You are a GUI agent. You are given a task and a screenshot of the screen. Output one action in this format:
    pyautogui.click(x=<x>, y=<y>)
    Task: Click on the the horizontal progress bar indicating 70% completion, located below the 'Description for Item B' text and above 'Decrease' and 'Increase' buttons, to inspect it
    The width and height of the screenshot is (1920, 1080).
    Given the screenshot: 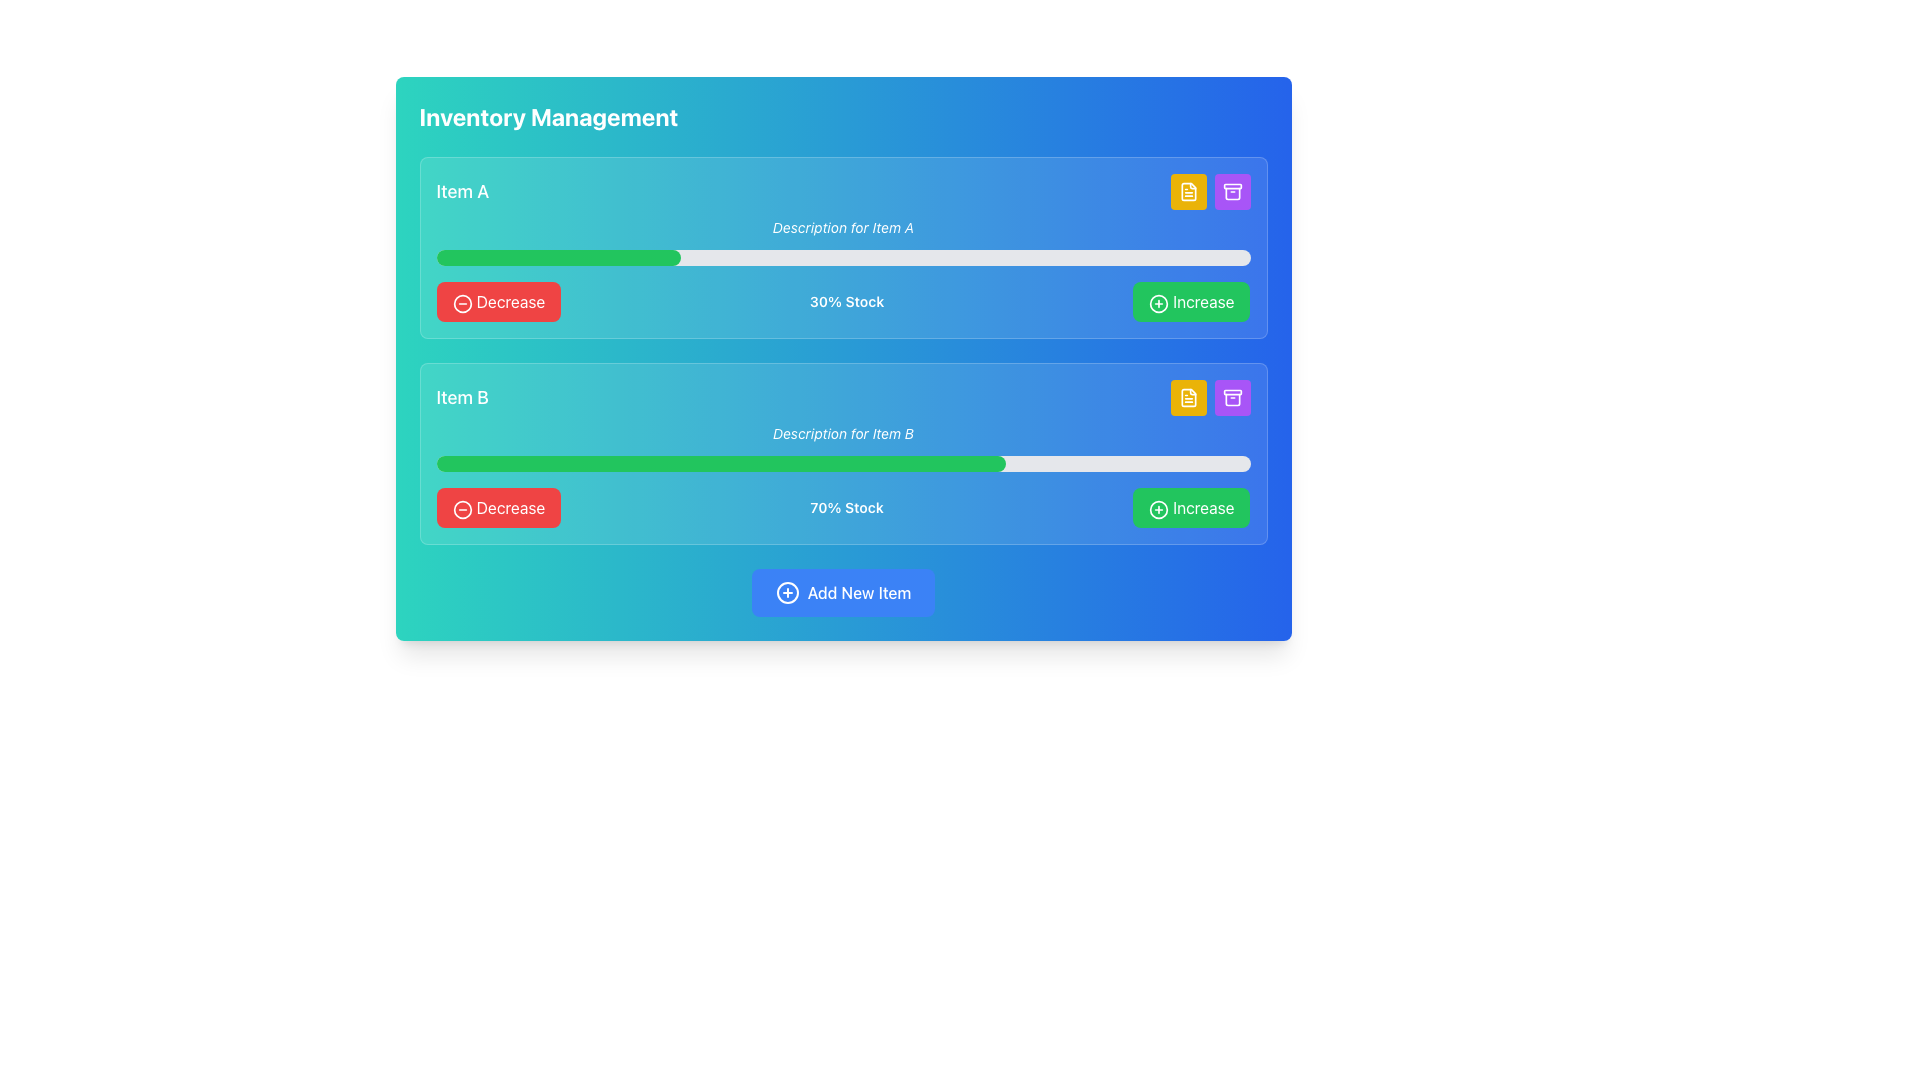 What is the action you would take?
    pyautogui.click(x=843, y=463)
    